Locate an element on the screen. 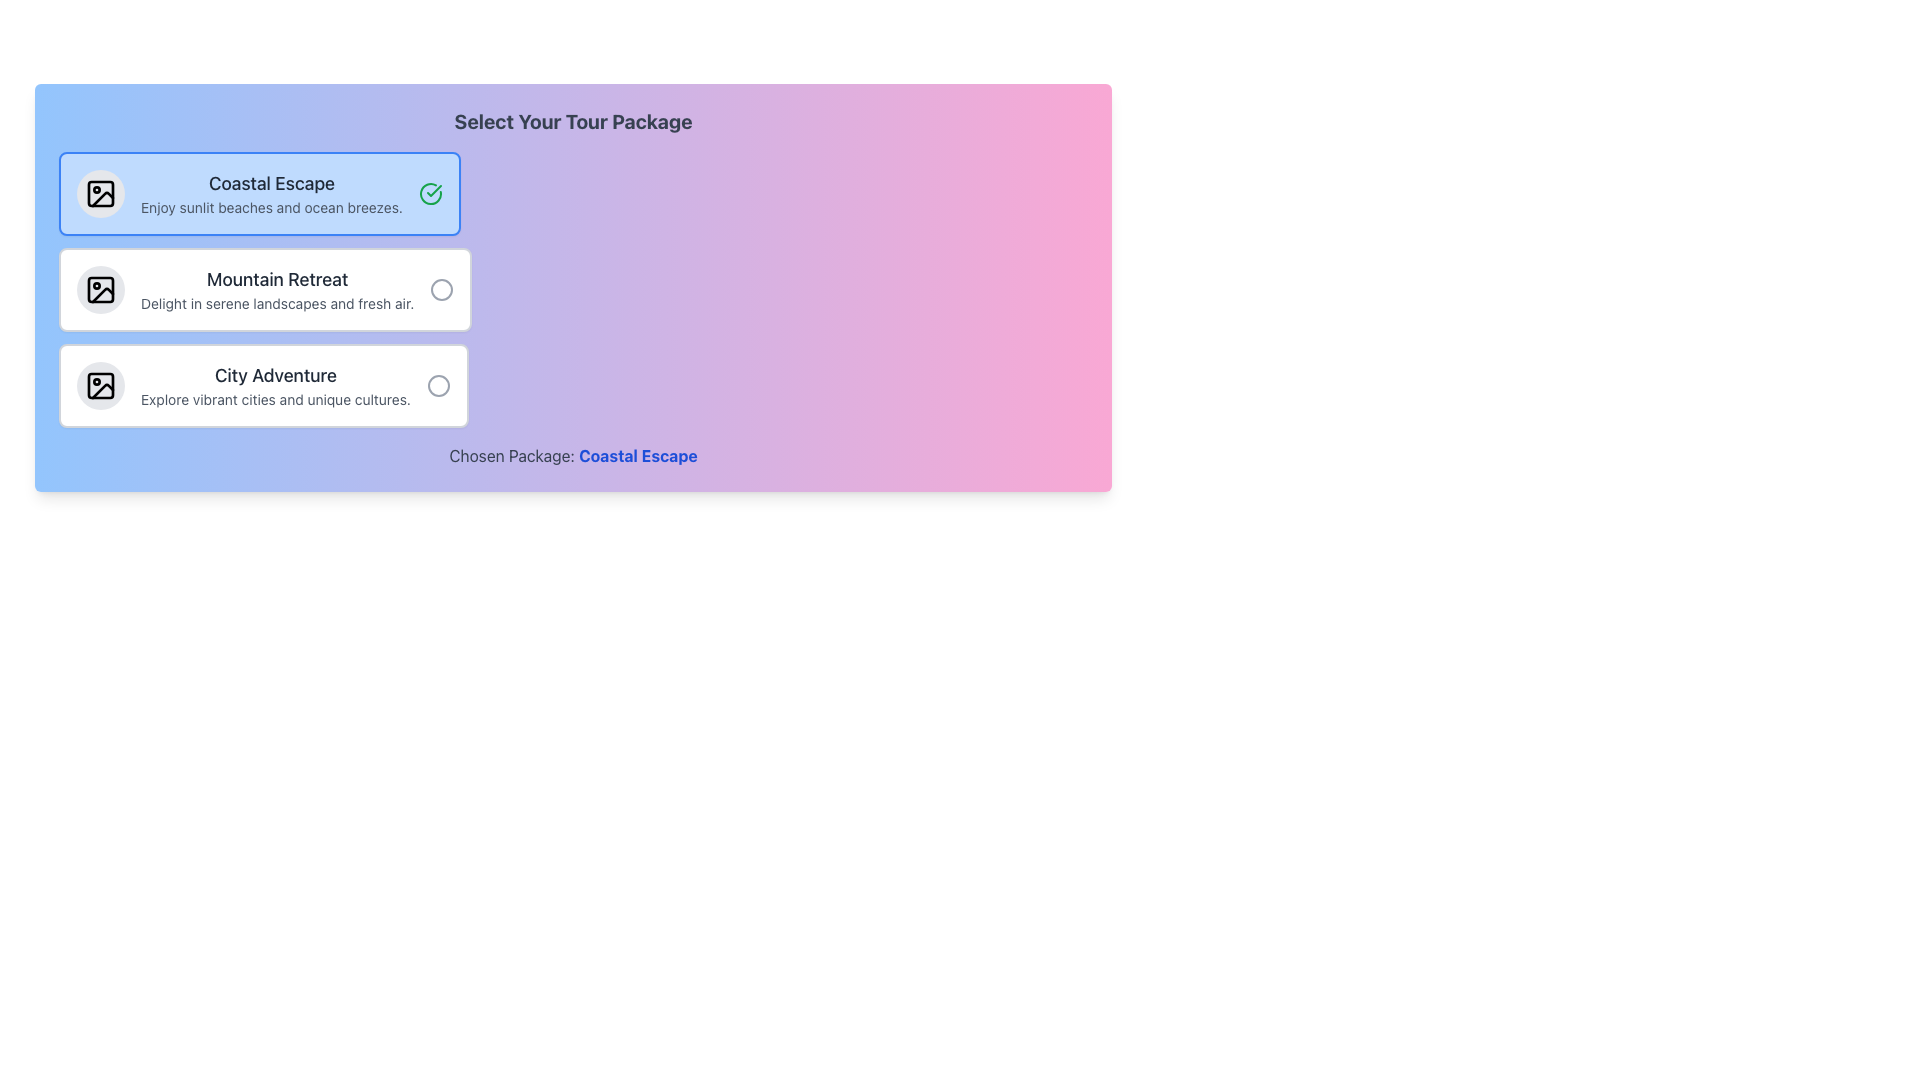  the text label for 'Mountain Retreat' to interact with the selectable option in the interface is located at coordinates (276, 280).